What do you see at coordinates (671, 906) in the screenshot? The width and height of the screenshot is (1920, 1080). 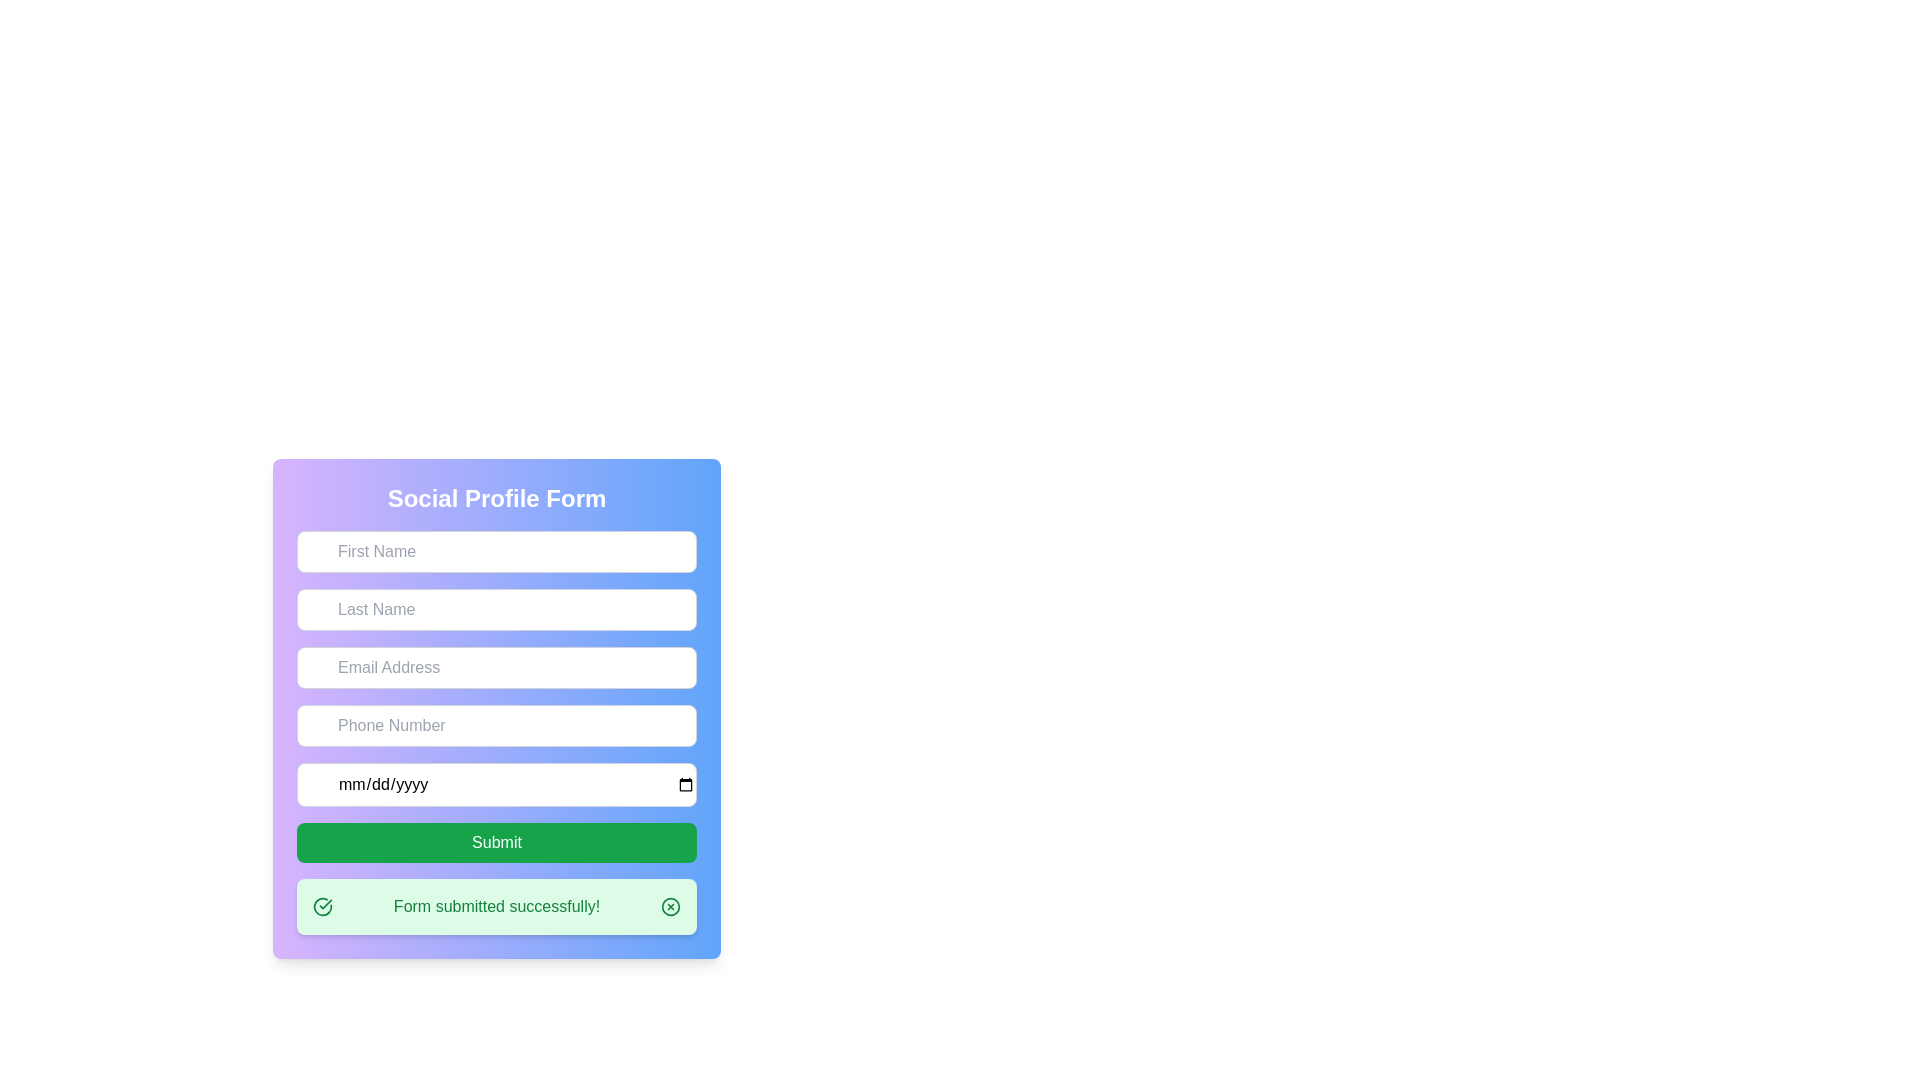 I see `the circular SVG graphical element with a green border and white center located in the success message bar at the bottom of the form` at bounding box center [671, 906].